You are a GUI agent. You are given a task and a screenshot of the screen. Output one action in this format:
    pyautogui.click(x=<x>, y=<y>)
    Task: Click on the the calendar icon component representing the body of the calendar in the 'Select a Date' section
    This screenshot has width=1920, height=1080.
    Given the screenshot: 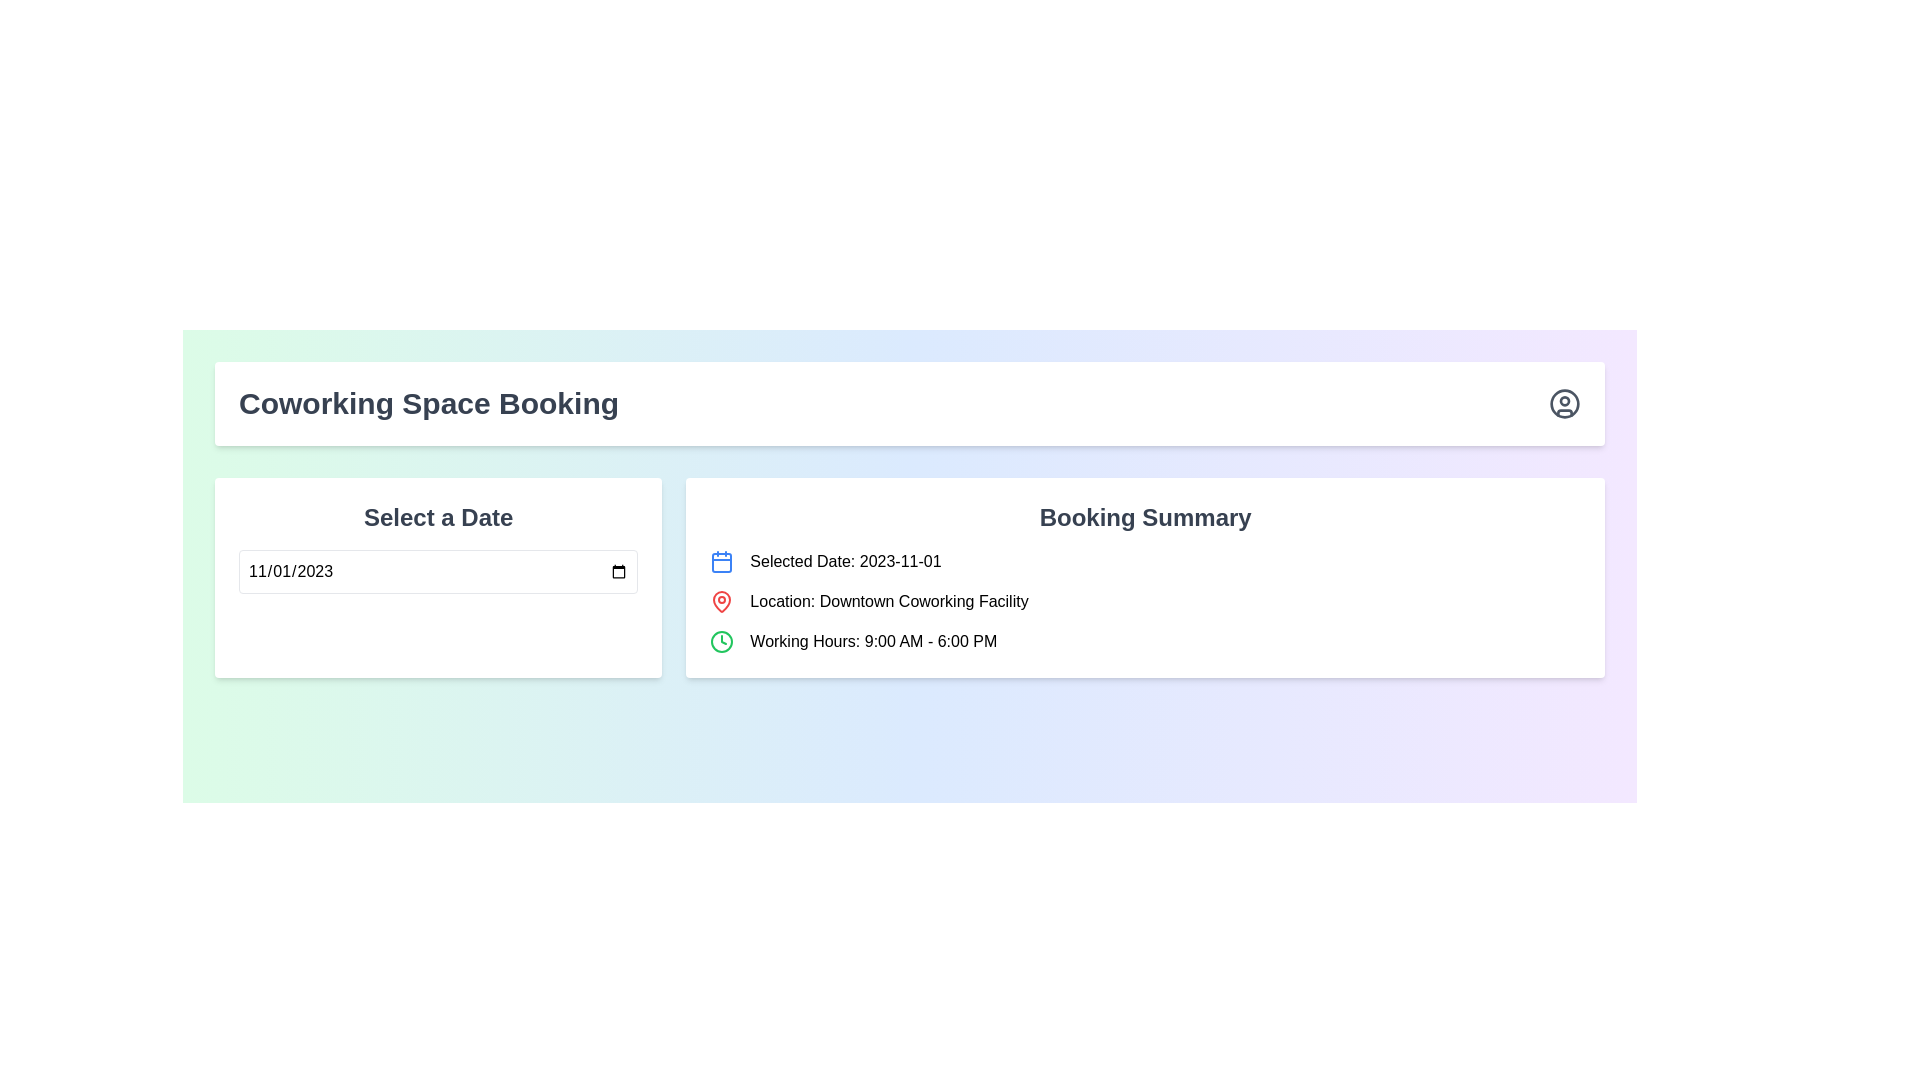 What is the action you would take?
    pyautogui.click(x=721, y=563)
    